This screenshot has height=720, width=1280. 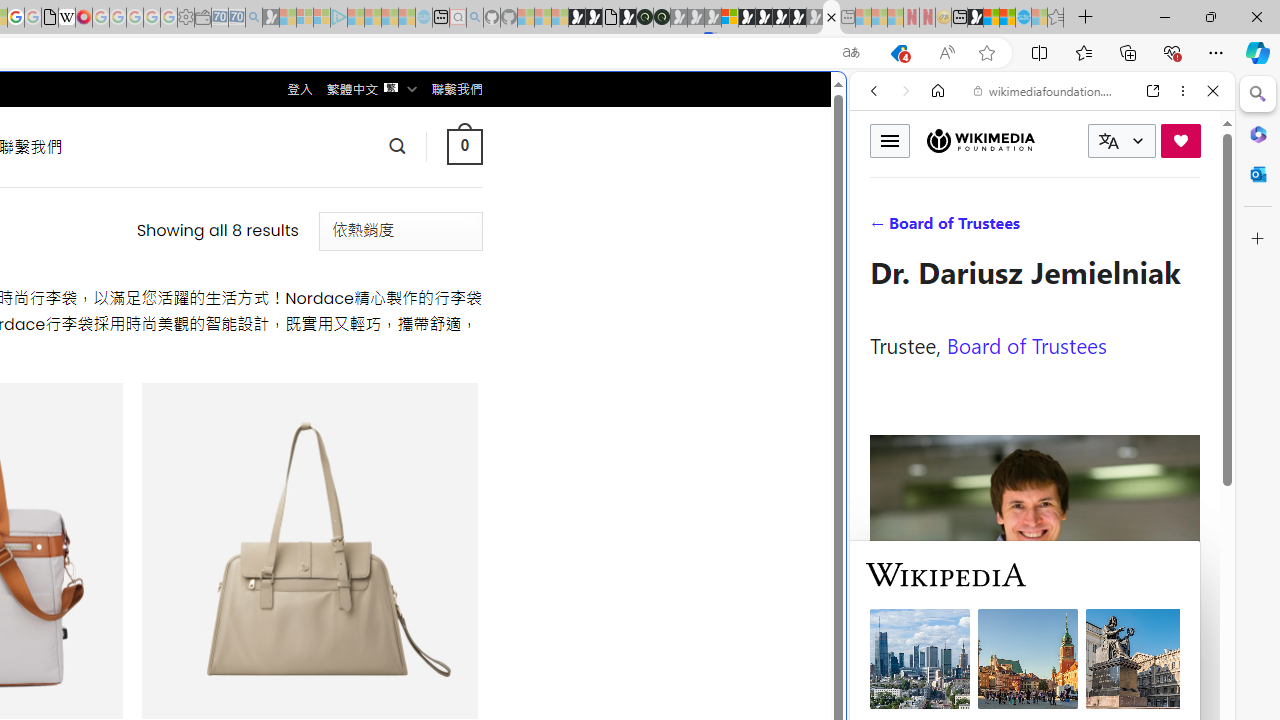 I want to click on '  0  ', so click(x=463, y=145).